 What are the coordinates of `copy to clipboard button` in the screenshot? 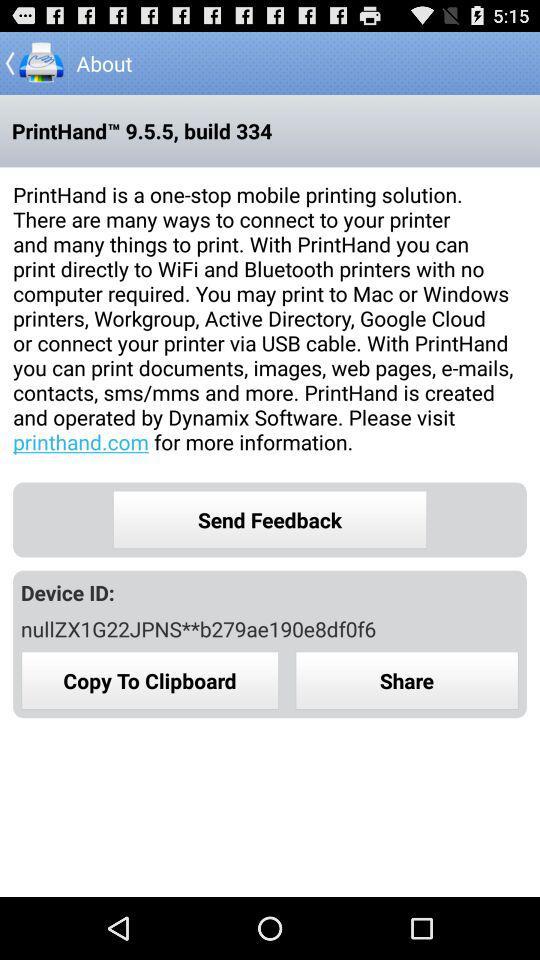 It's located at (149, 680).